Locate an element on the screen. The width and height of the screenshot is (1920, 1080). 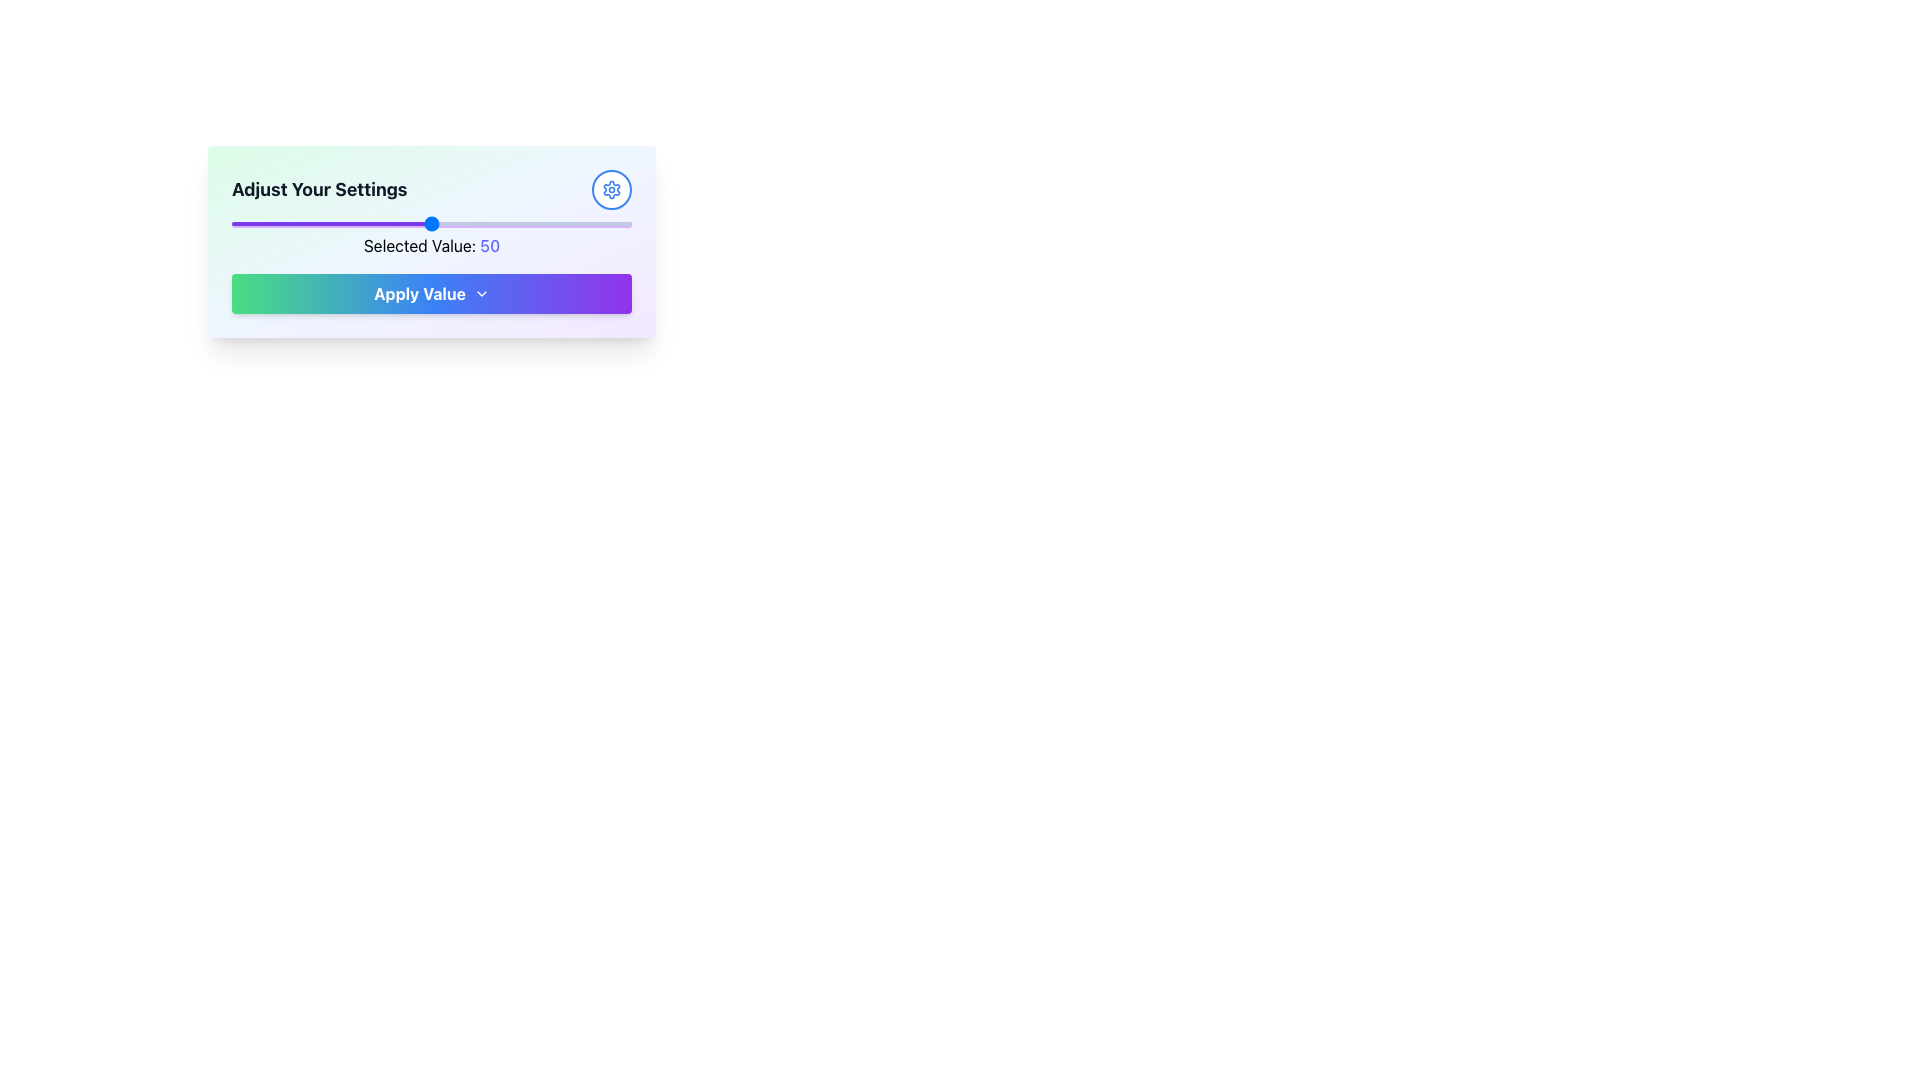
the 'Apply Value' button located is located at coordinates (431, 293).